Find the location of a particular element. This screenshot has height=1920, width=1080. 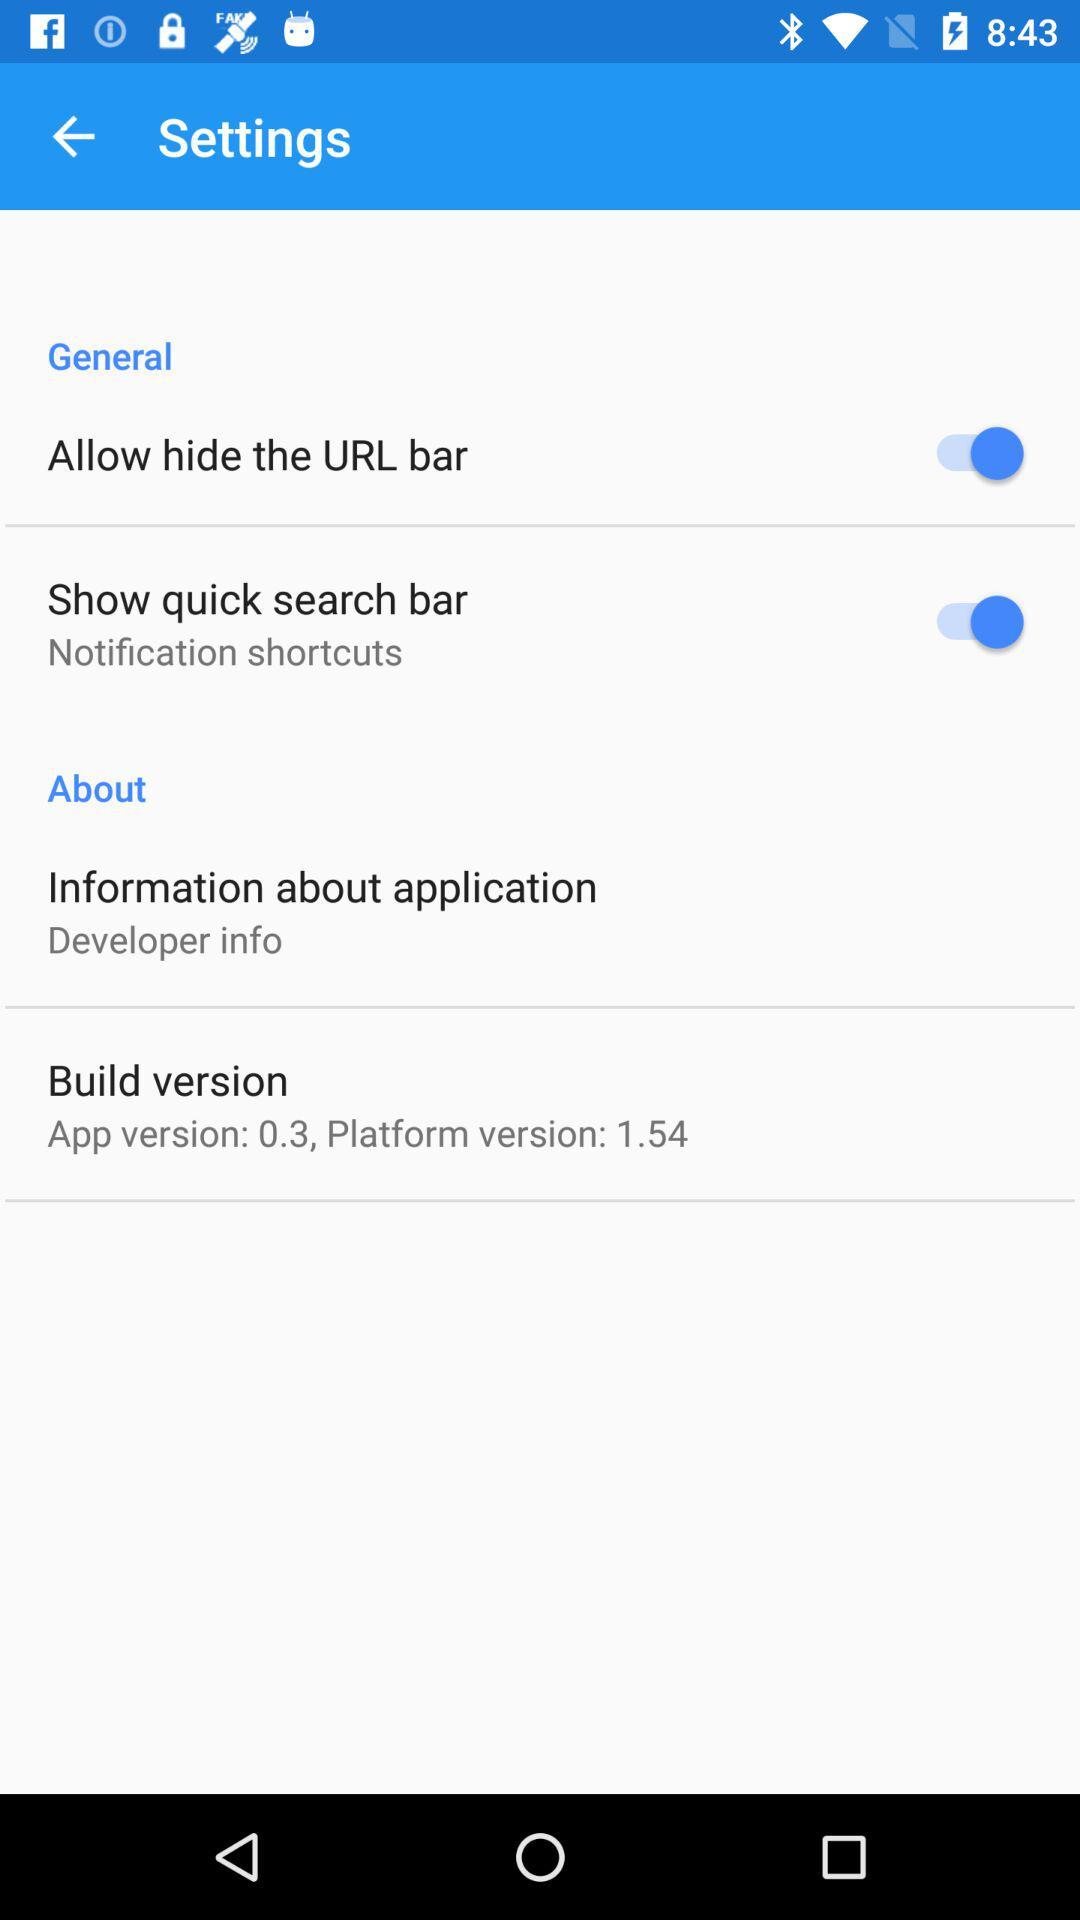

icon above the build version icon is located at coordinates (164, 938).